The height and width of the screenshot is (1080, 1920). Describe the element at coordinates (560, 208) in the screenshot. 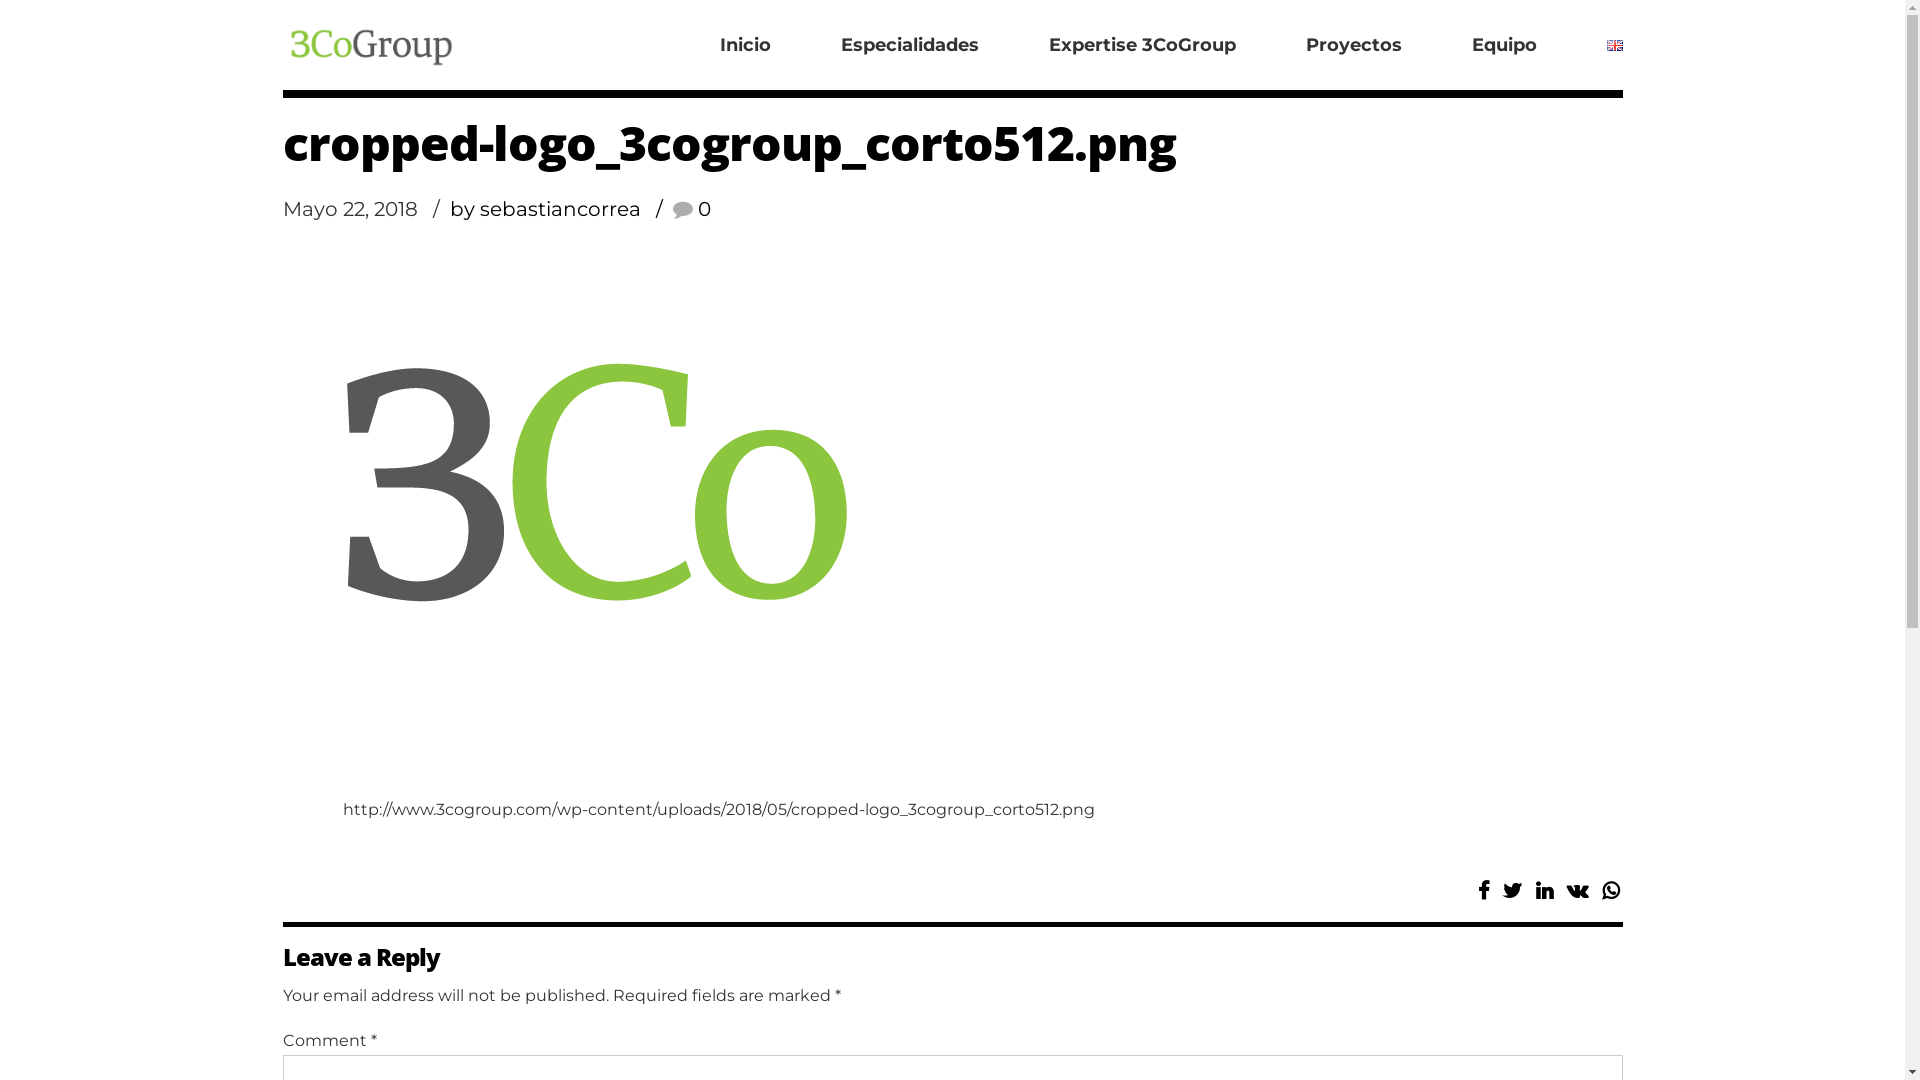

I see `'by sebastiancorrea'` at that location.